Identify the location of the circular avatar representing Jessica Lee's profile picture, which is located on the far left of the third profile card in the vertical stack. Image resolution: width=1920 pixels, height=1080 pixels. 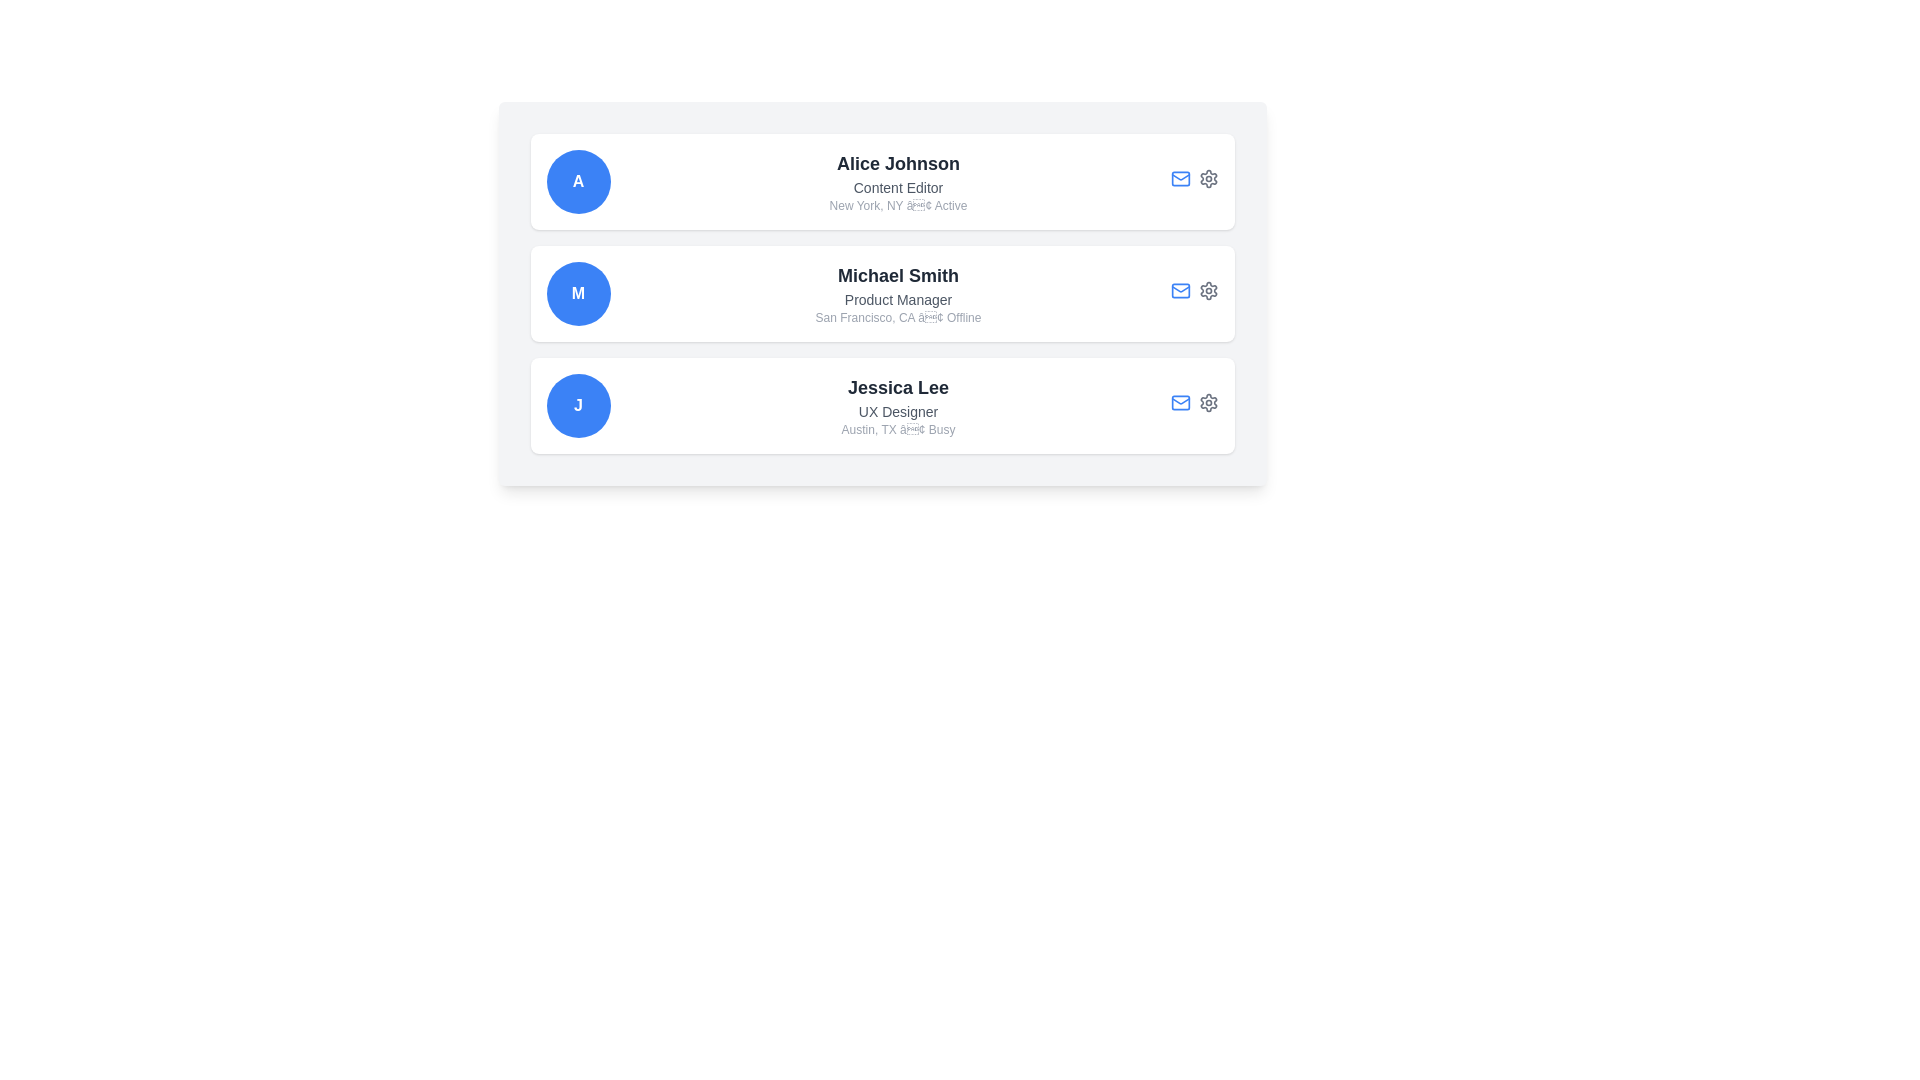
(577, 405).